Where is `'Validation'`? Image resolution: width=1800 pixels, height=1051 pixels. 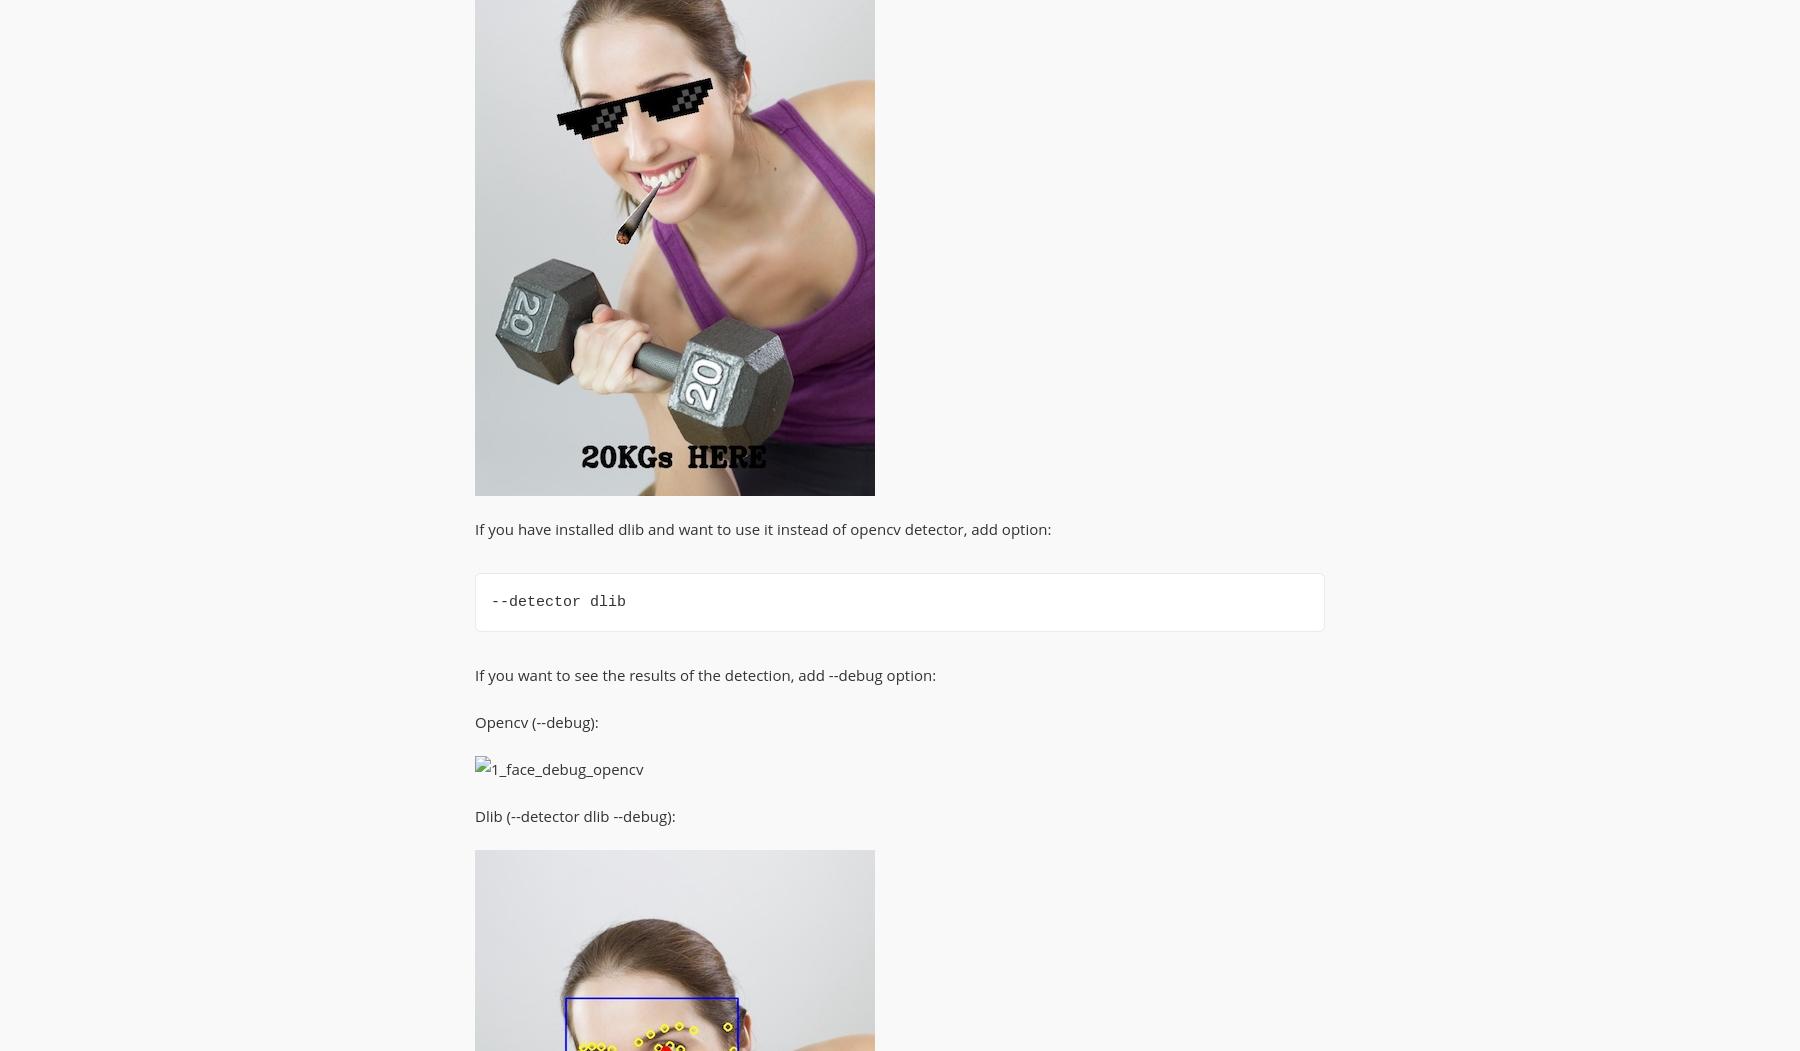 'Validation' is located at coordinates (753, 91).